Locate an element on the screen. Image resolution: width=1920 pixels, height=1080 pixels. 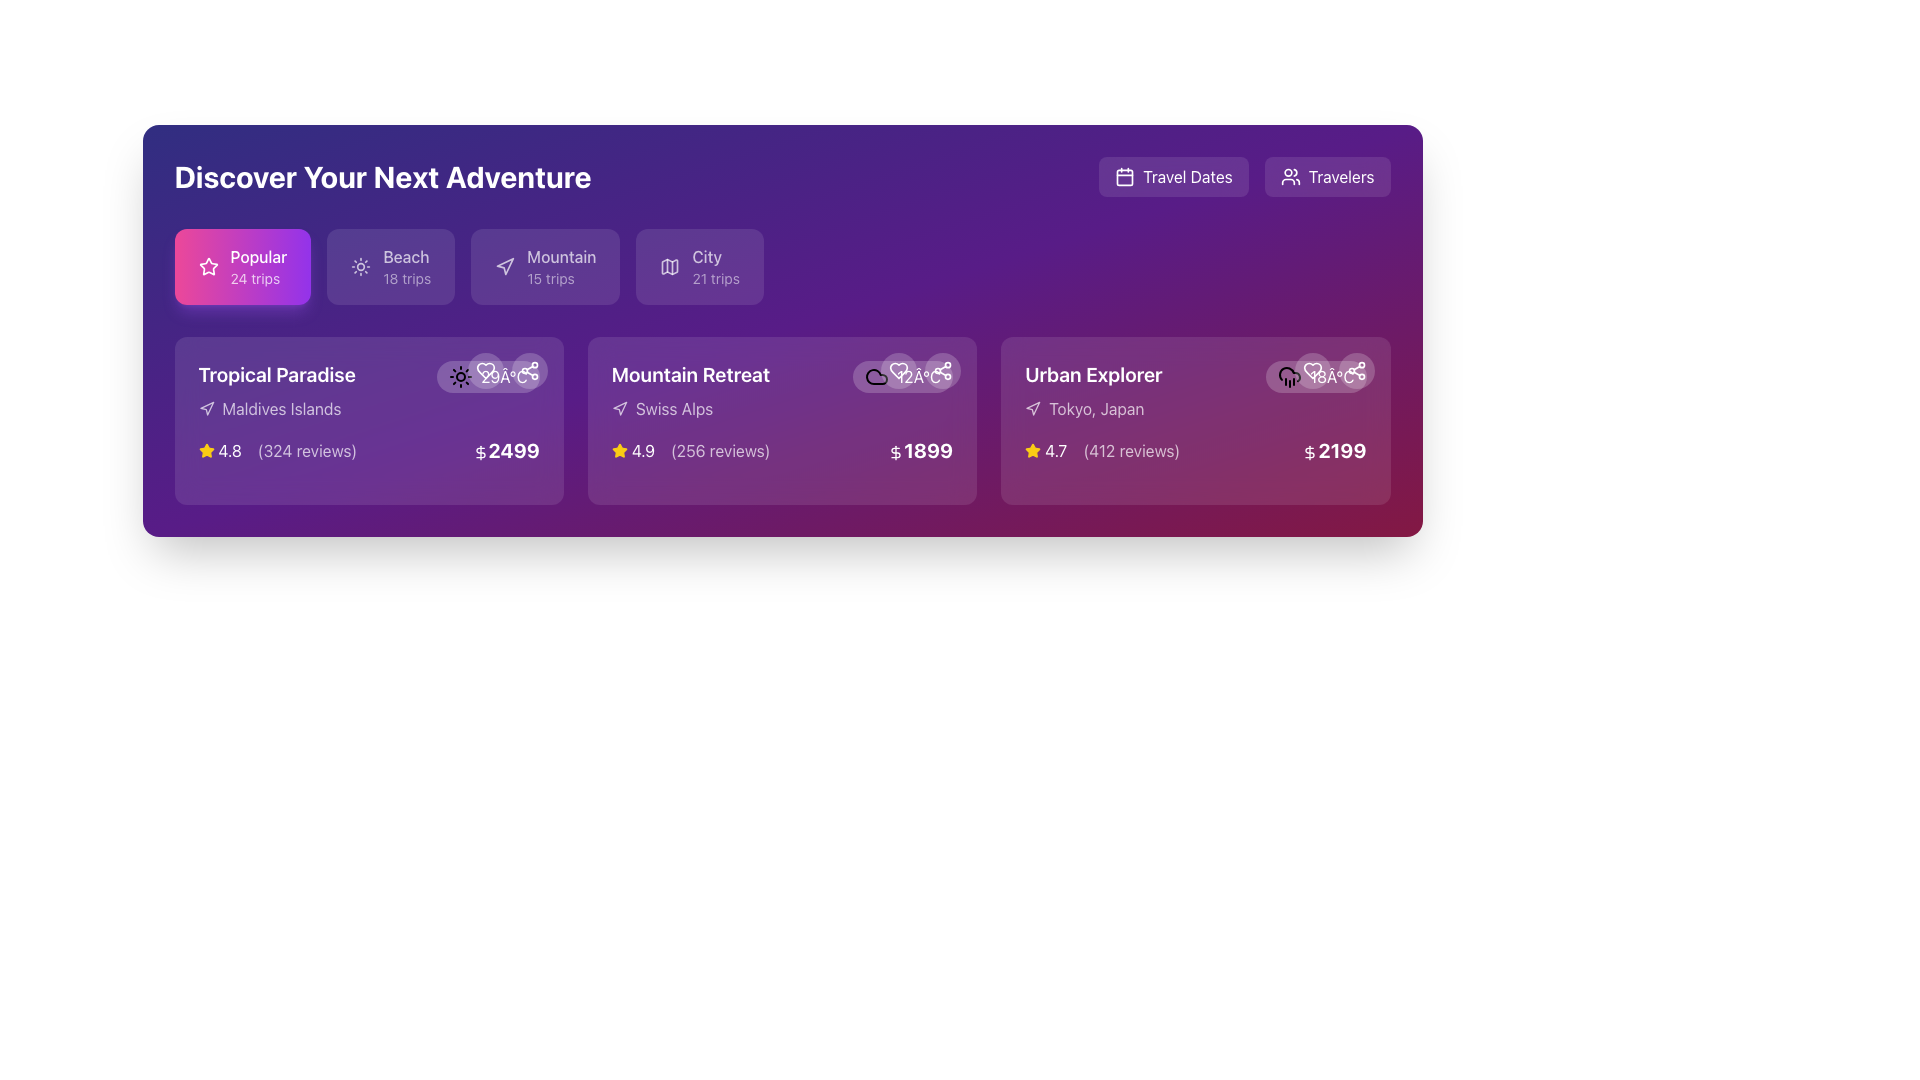
the yellow star icon in the Rating display, which shows a rating of '4.7' and is located at the bottom center-right of the 'Urban Explorer' card is located at coordinates (1045, 451).